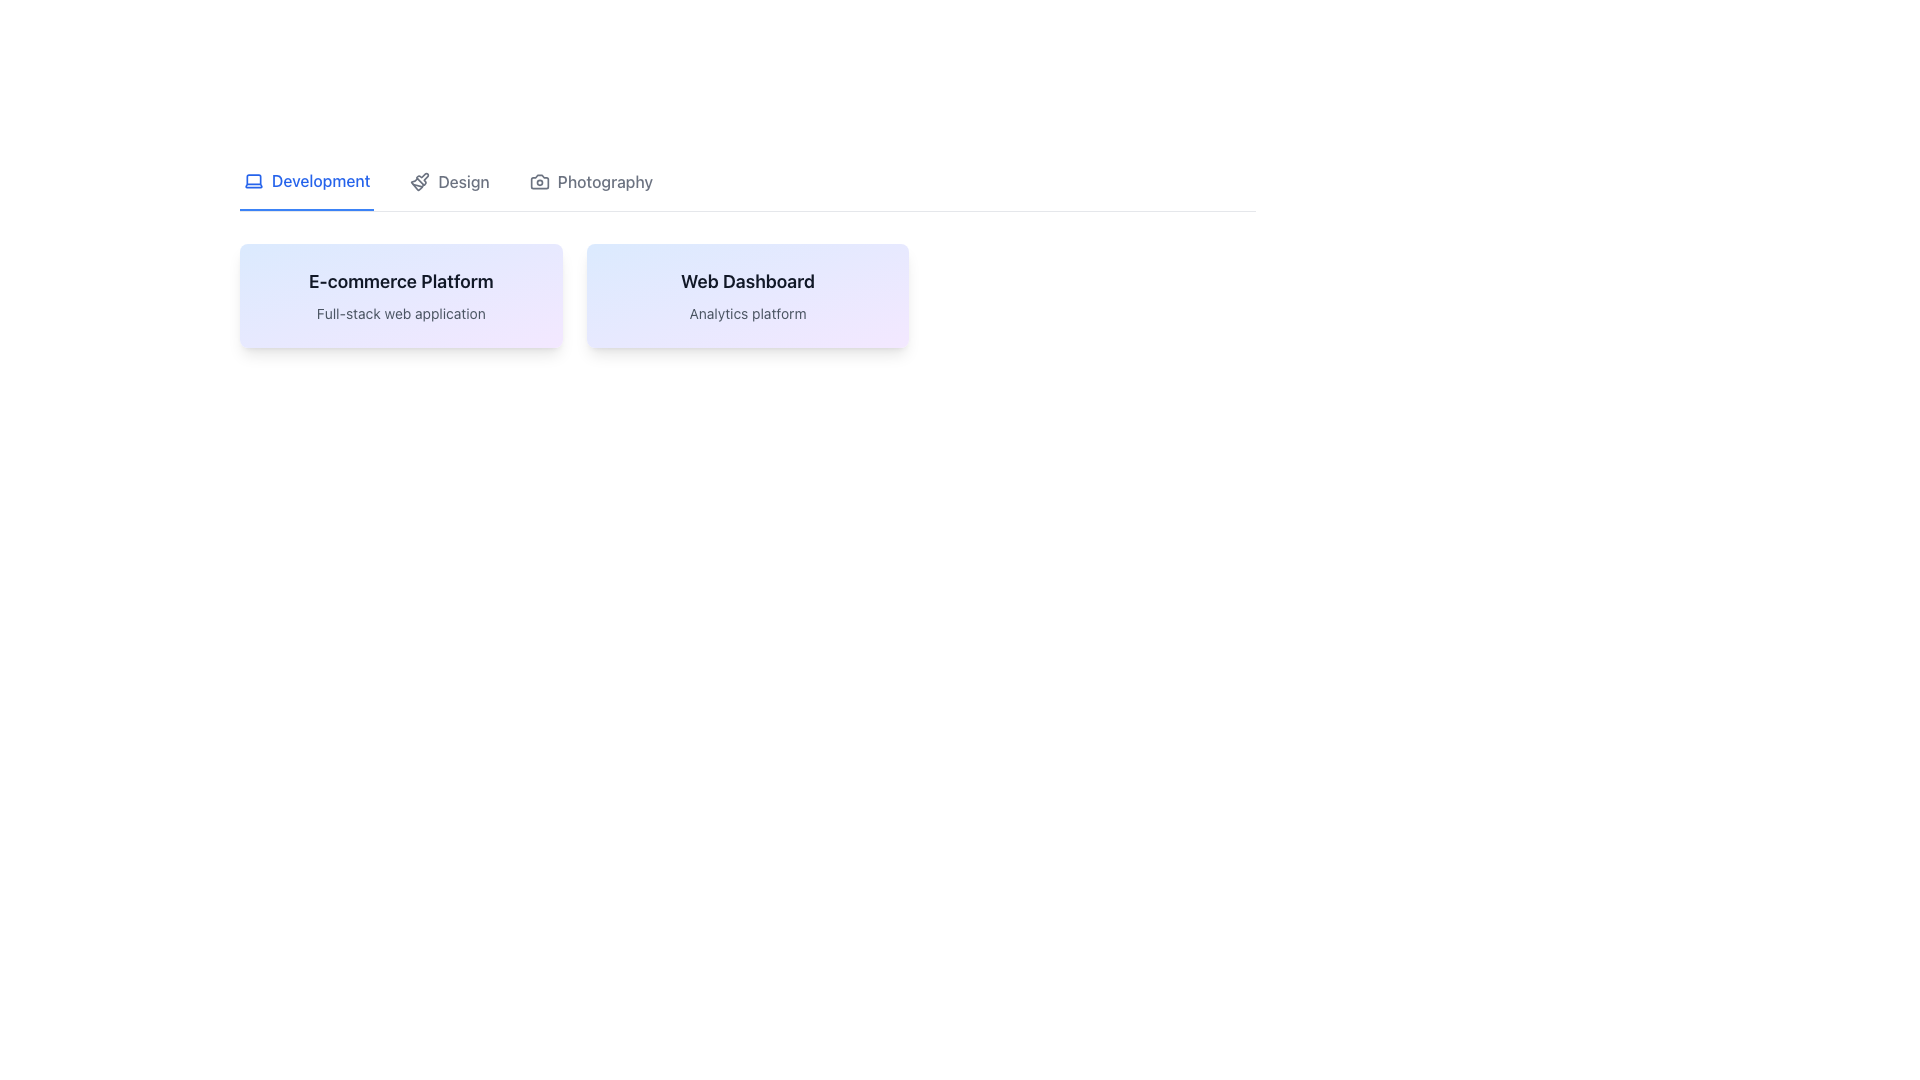 Image resolution: width=1920 pixels, height=1080 pixels. What do you see at coordinates (539, 181) in the screenshot?
I see `the Photography icon in the navigation bar, which is the first element preceding the text 'Photography'` at bounding box center [539, 181].